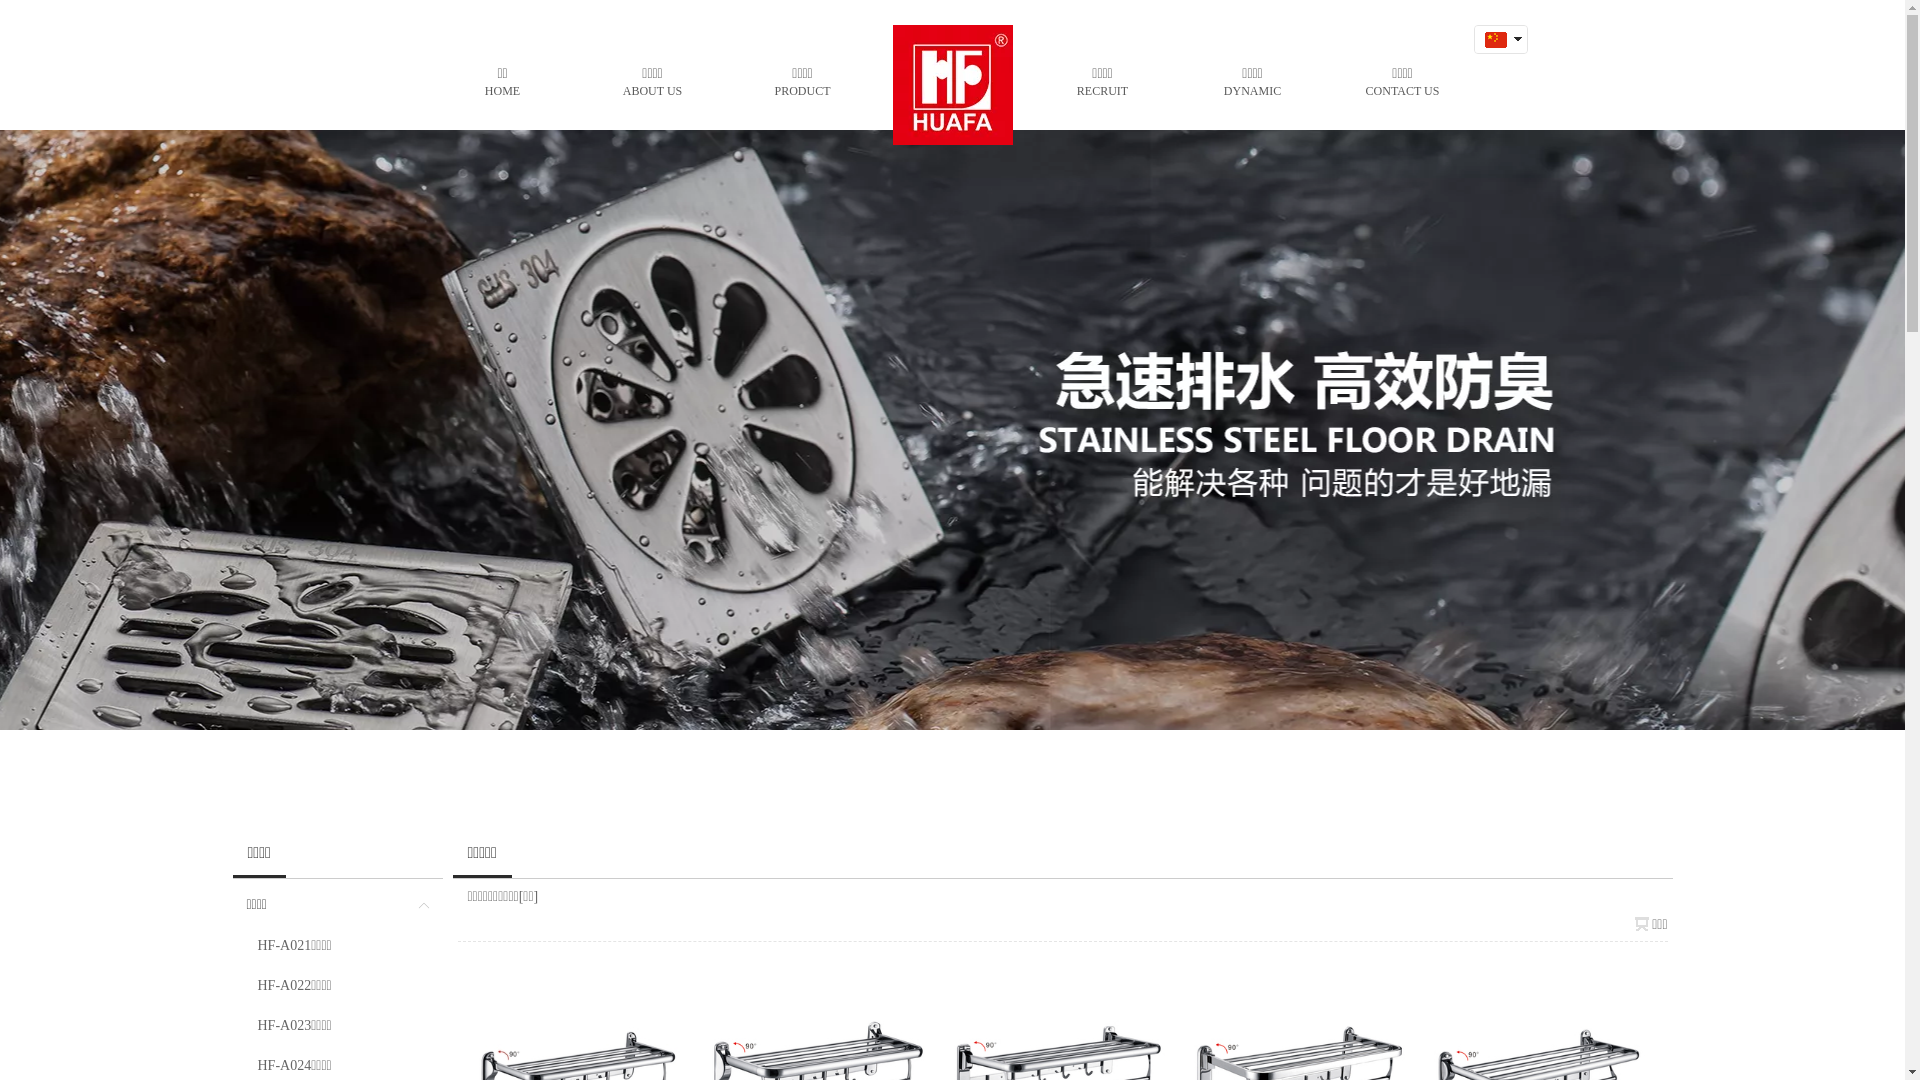 This screenshot has width=1920, height=1080. What do you see at coordinates (950, 79) in the screenshot?
I see `'.'` at bounding box center [950, 79].